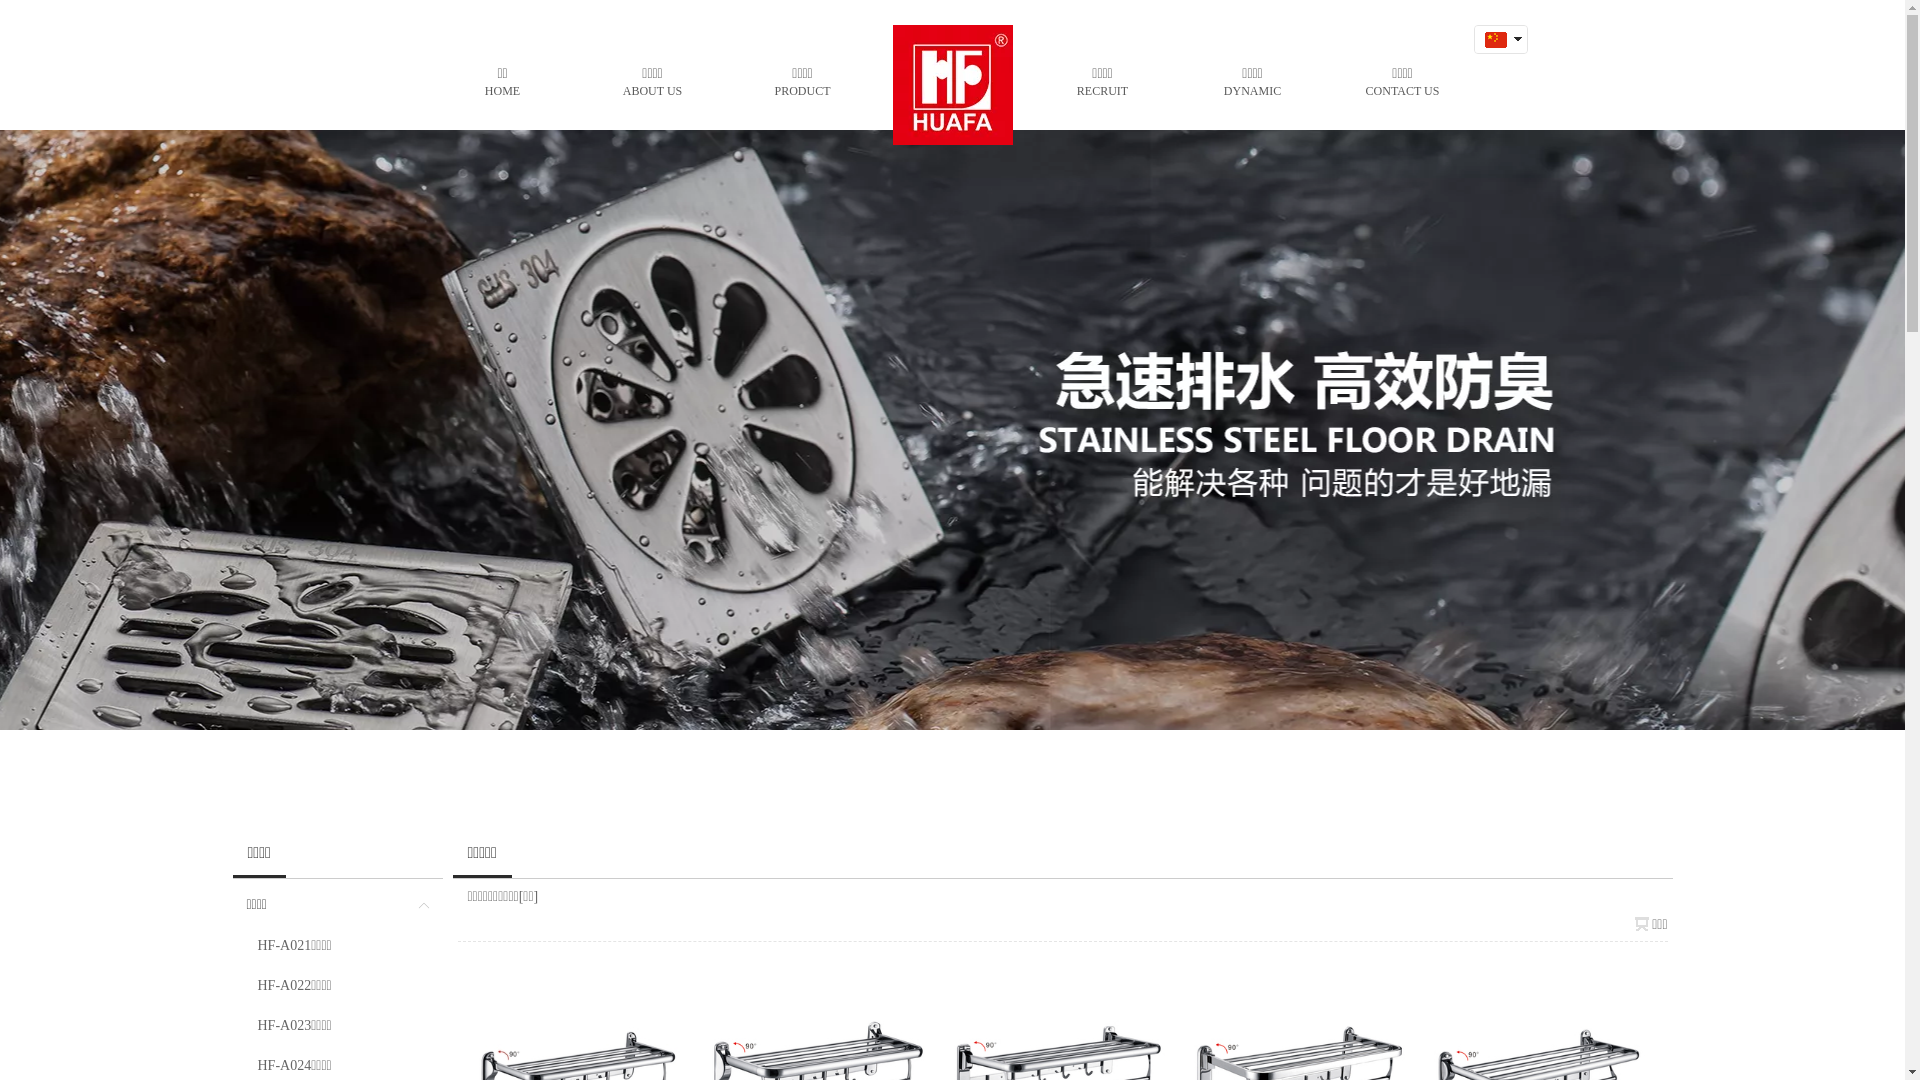 This screenshot has width=1920, height=1080. What do you see at coordinates (950, 79) in the screenshot?
I see `'.'` at bounding box center [950, 79].